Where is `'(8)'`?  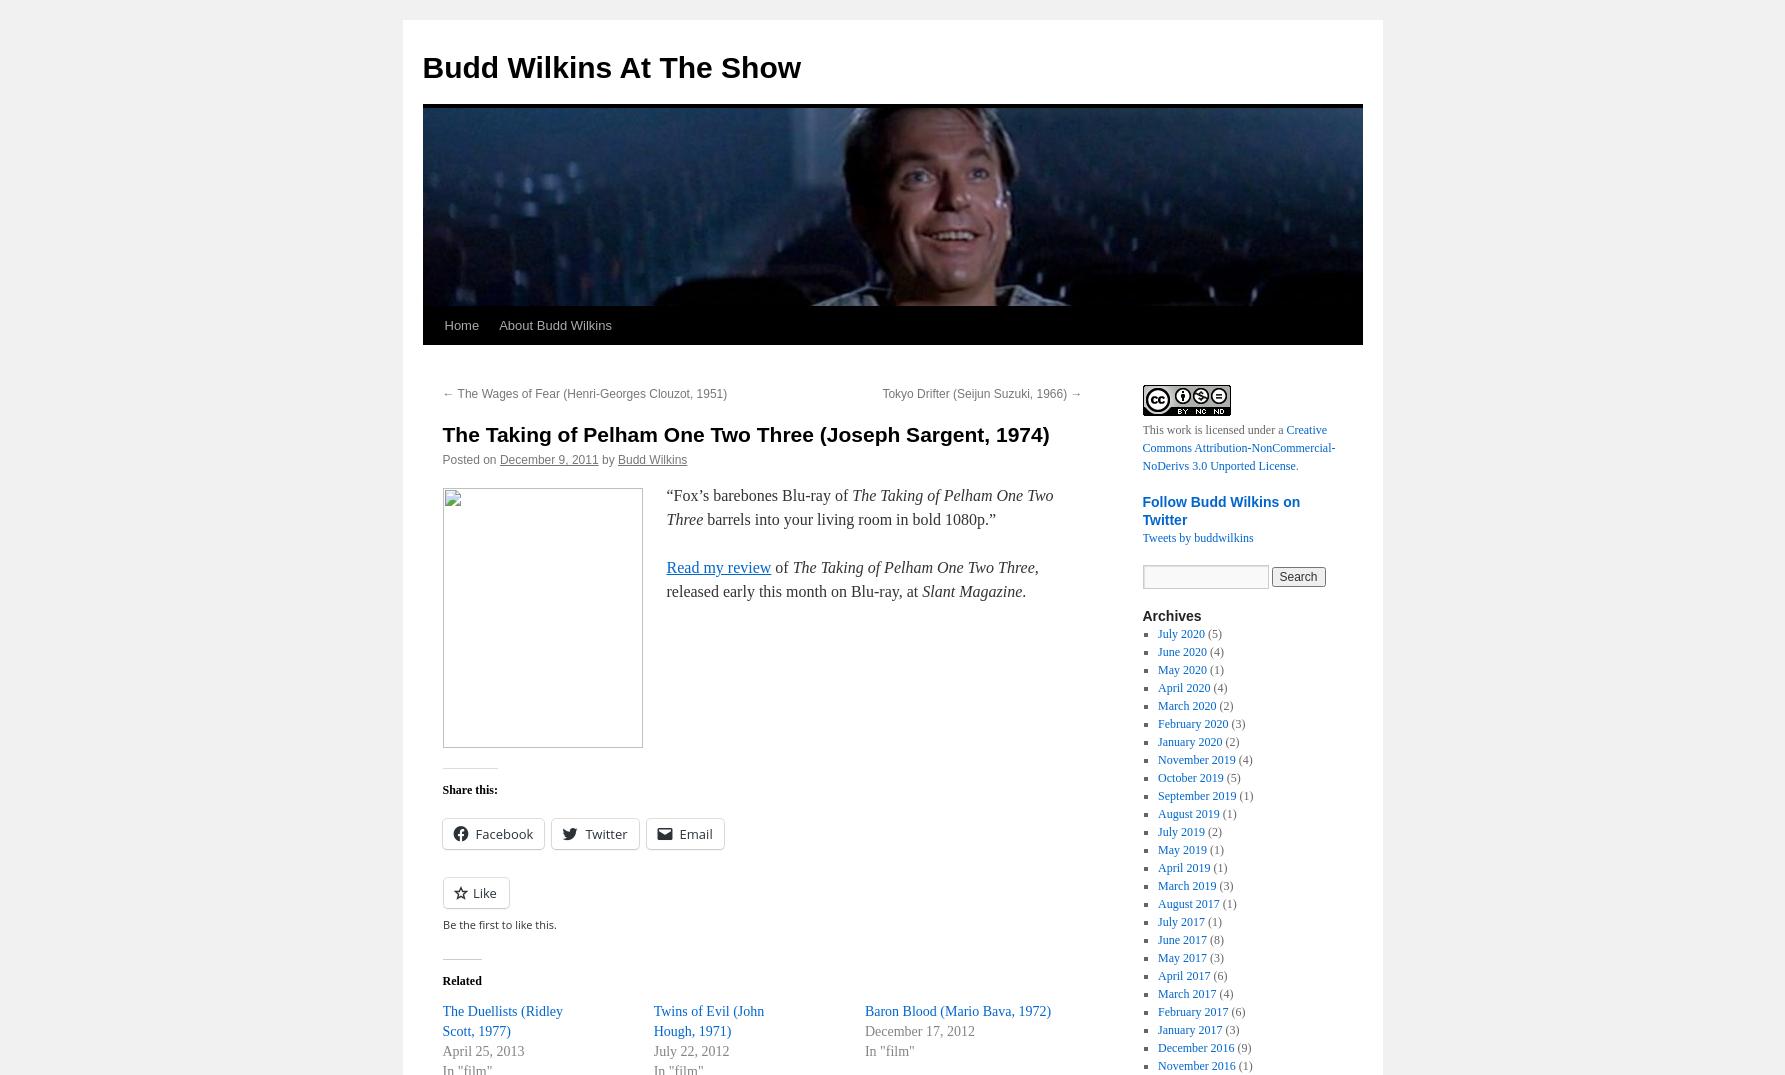 '(8)' is located at coordinates (1214, 939).